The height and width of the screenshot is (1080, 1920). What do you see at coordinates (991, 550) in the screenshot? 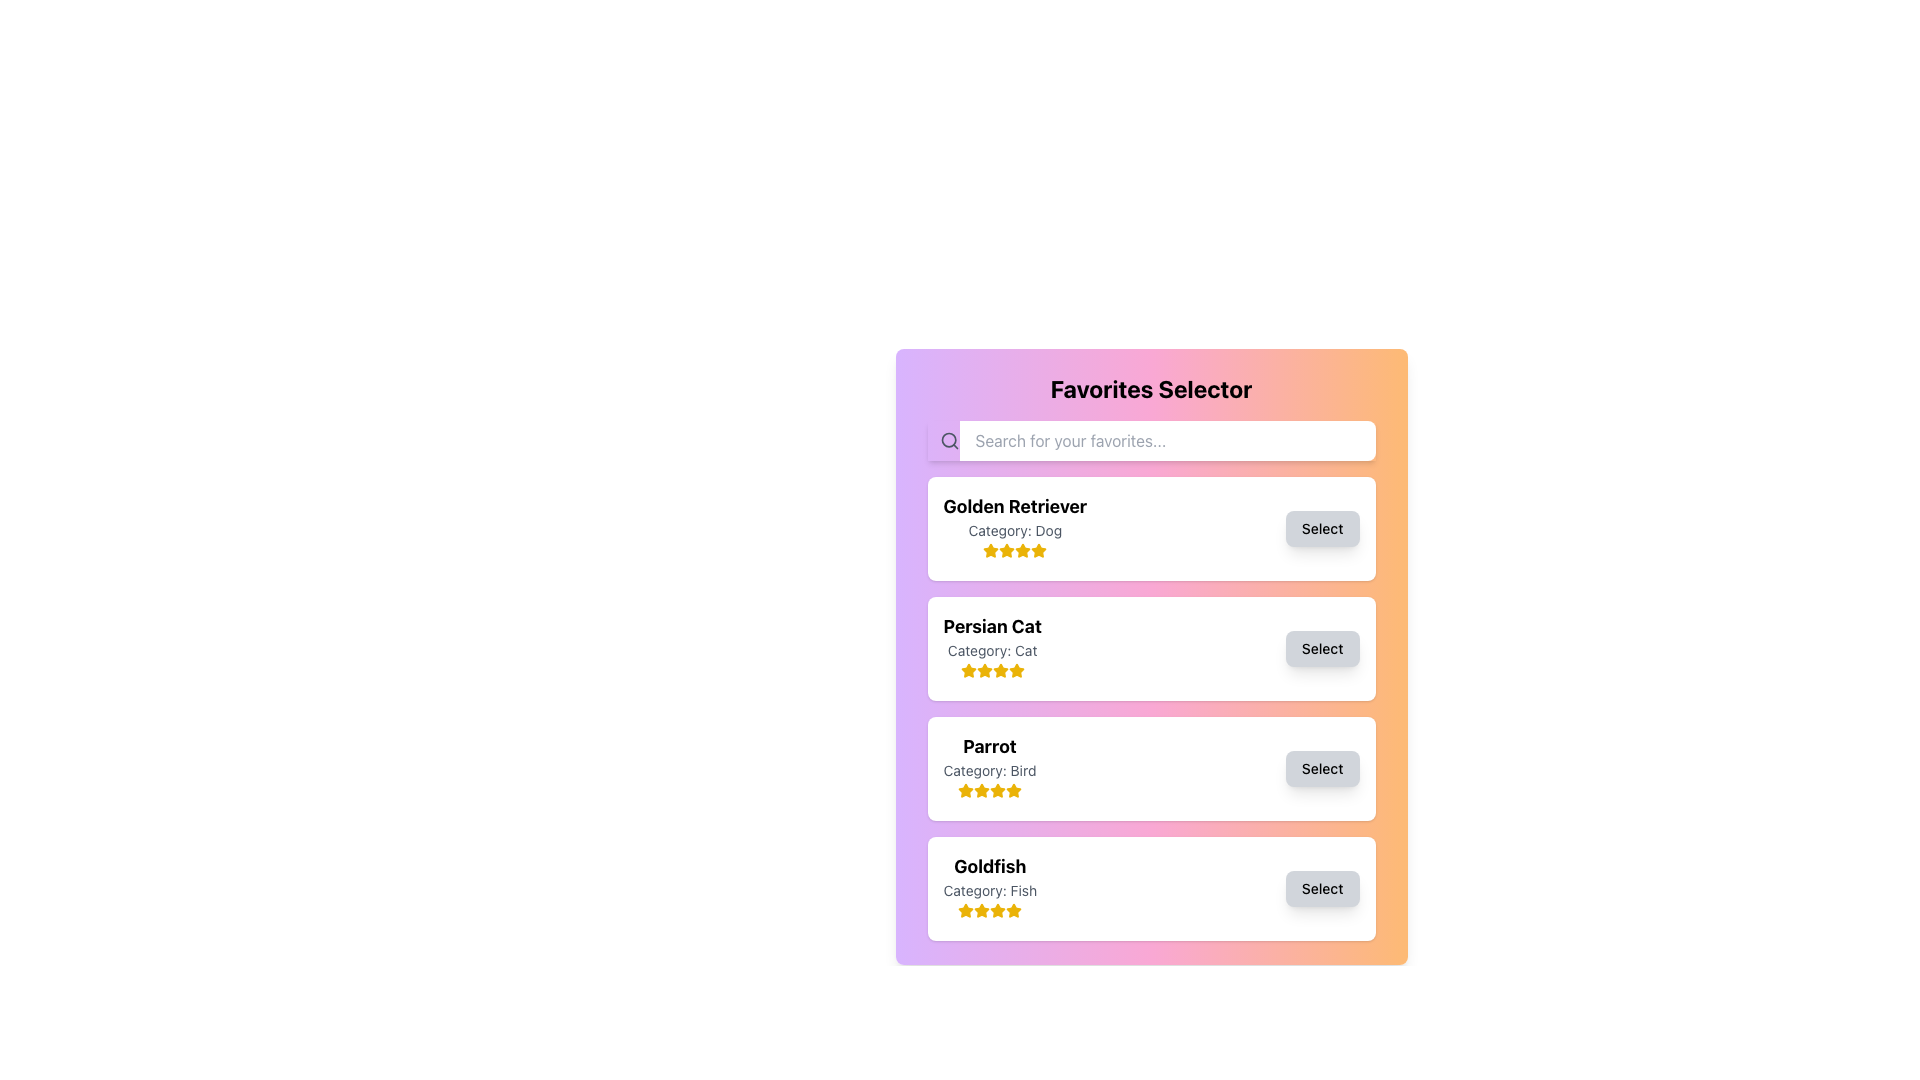
I see `the second star icon in the Favorites Selector interface for the 'Golden Retriever' item, which is used for rating` at bounding box center [991, 550].